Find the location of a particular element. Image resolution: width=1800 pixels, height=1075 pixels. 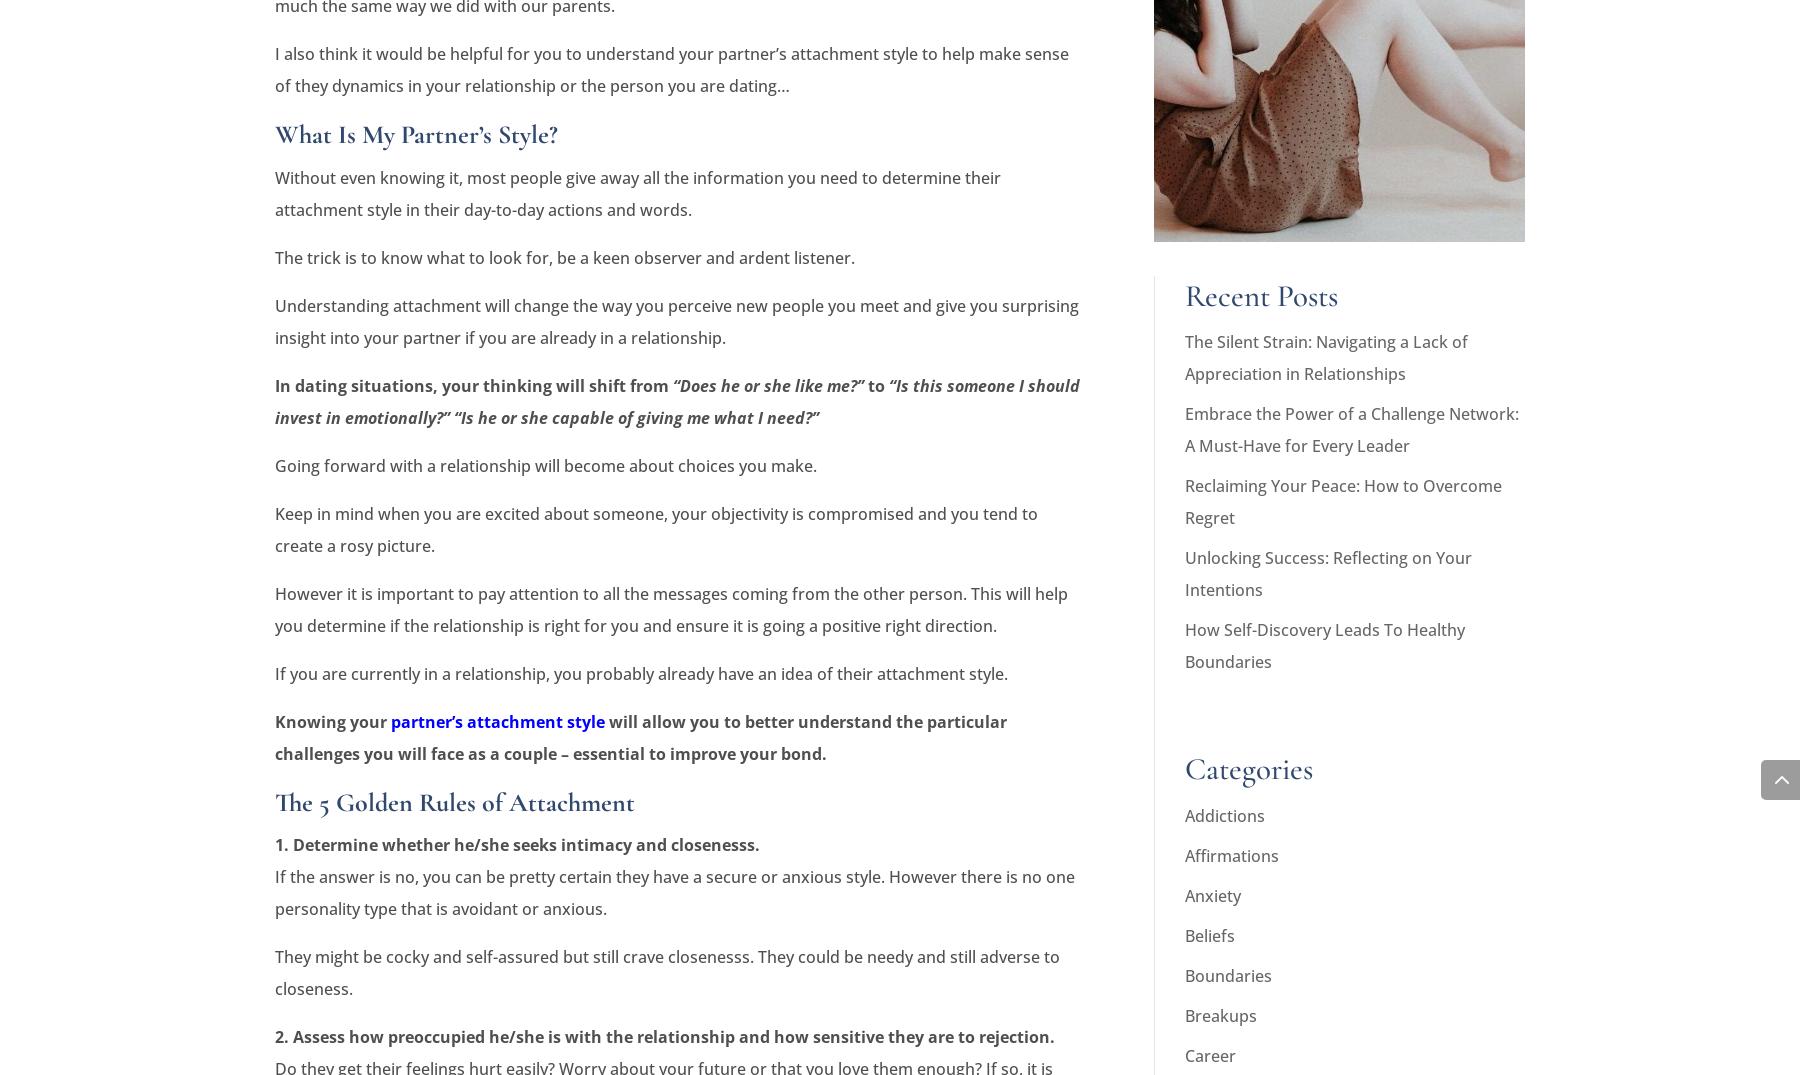

'Beliefs' is located at coordinates (1208, 935).